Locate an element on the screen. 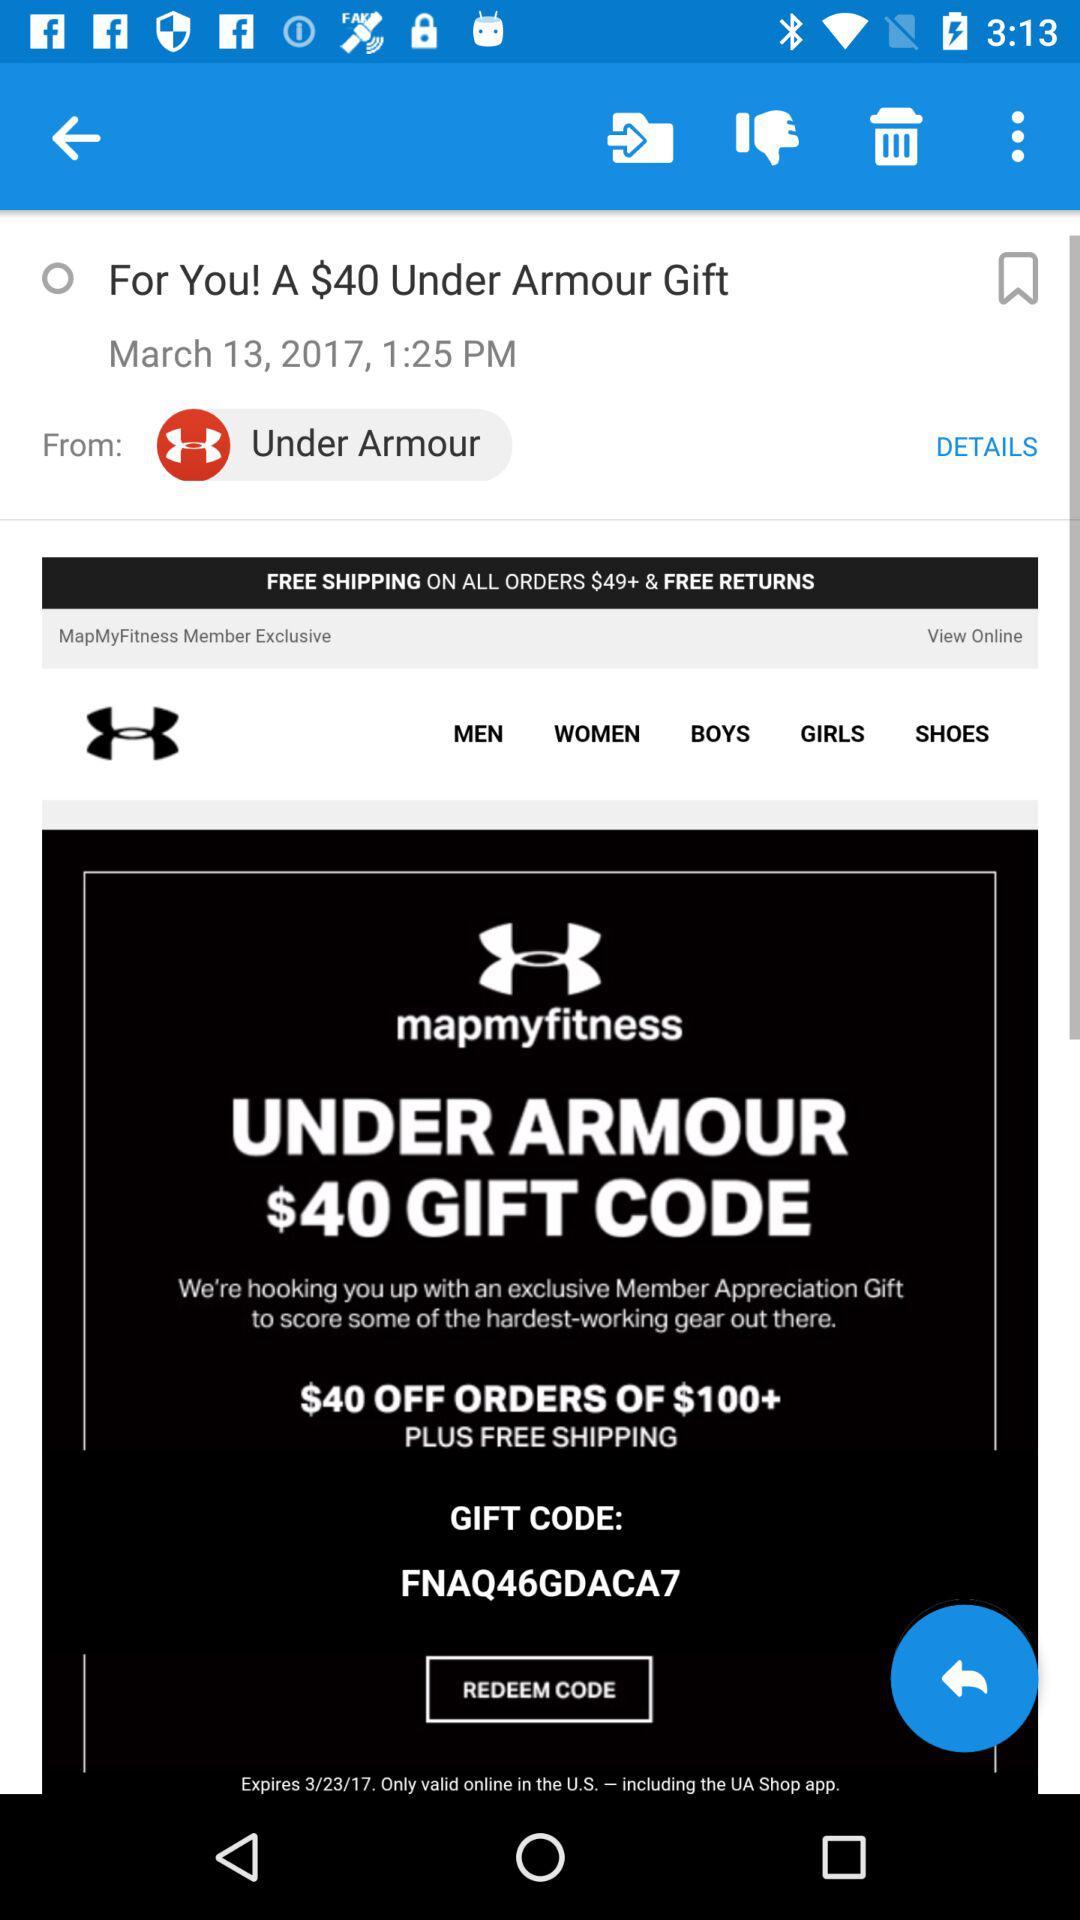 The image size is (1080, 1920). icon button is located at coordinates (1017, 277).